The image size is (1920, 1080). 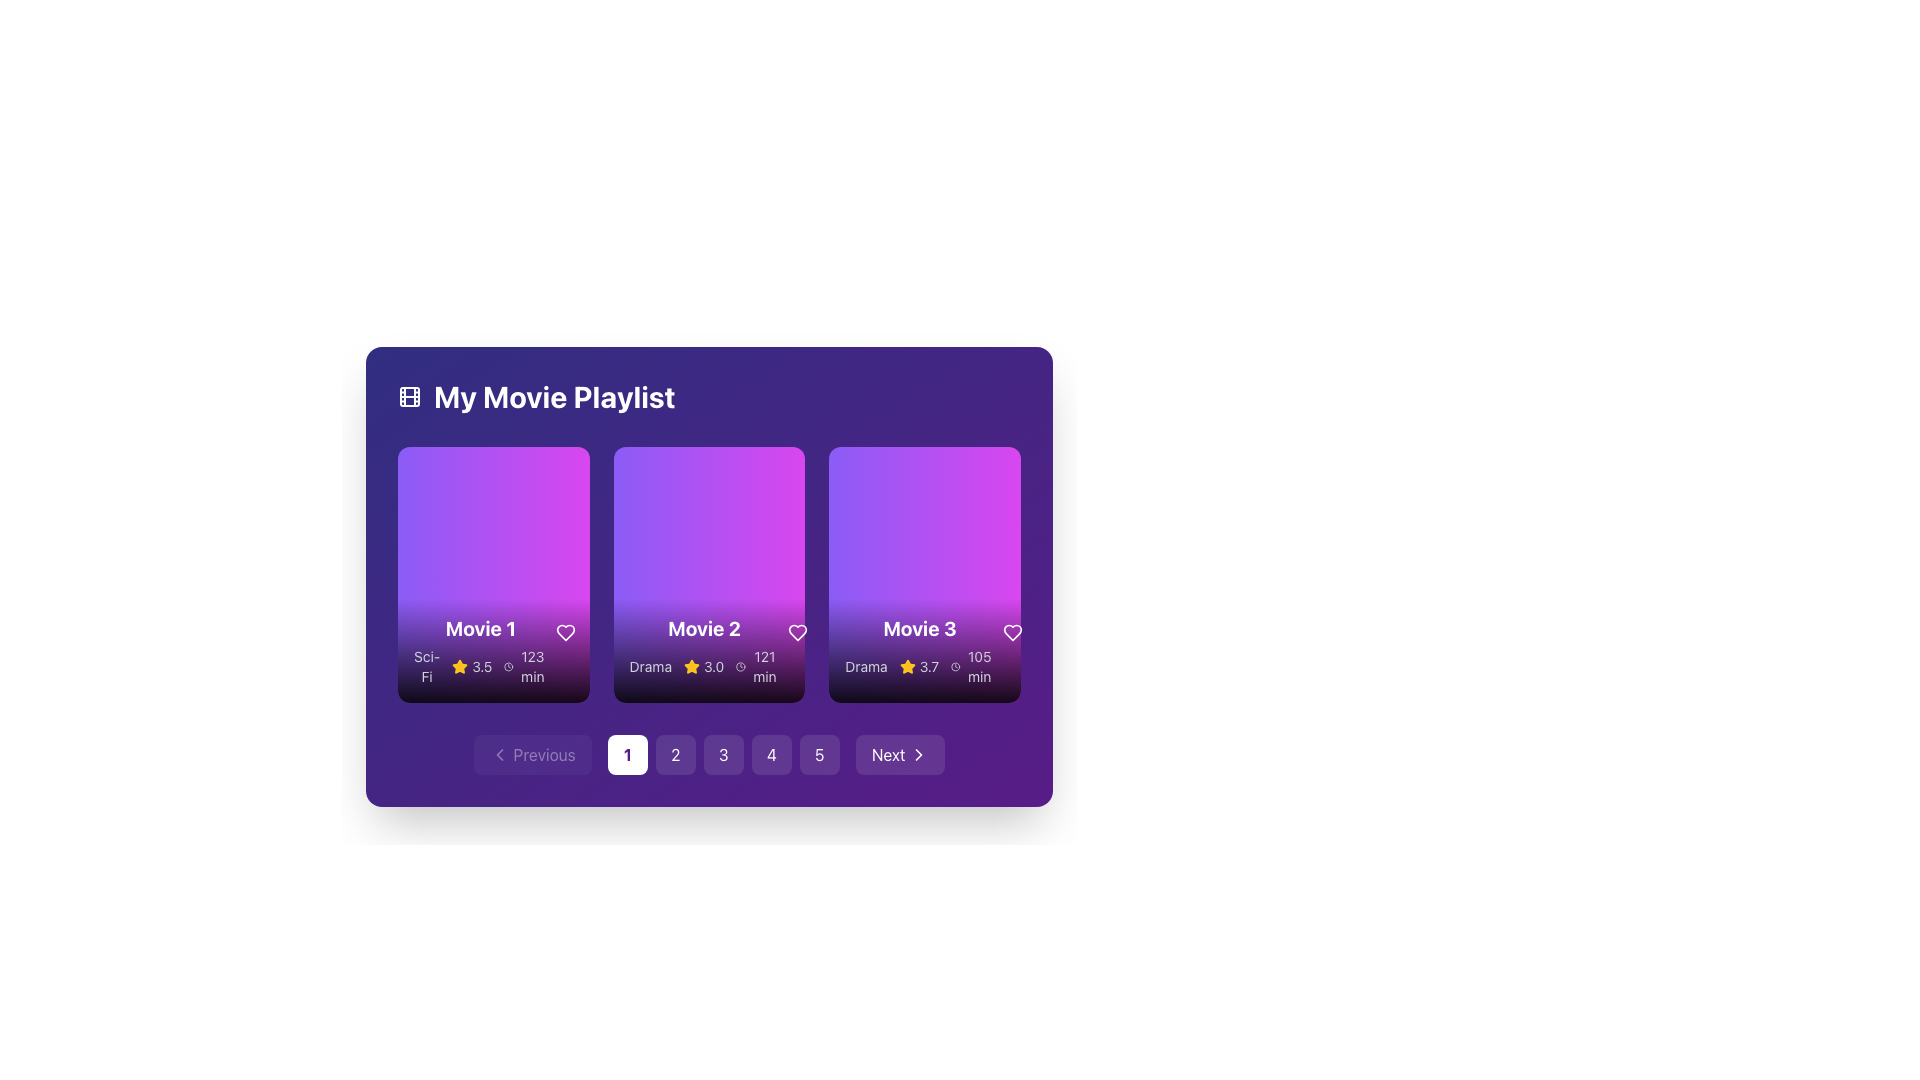 What do you see at coordinates (691, 667) in the screenshot?
I see `the yellow star-shaped icon located to the left of the '3.0' rating in the second movie card's rating section` at bounding box center [691, 667].